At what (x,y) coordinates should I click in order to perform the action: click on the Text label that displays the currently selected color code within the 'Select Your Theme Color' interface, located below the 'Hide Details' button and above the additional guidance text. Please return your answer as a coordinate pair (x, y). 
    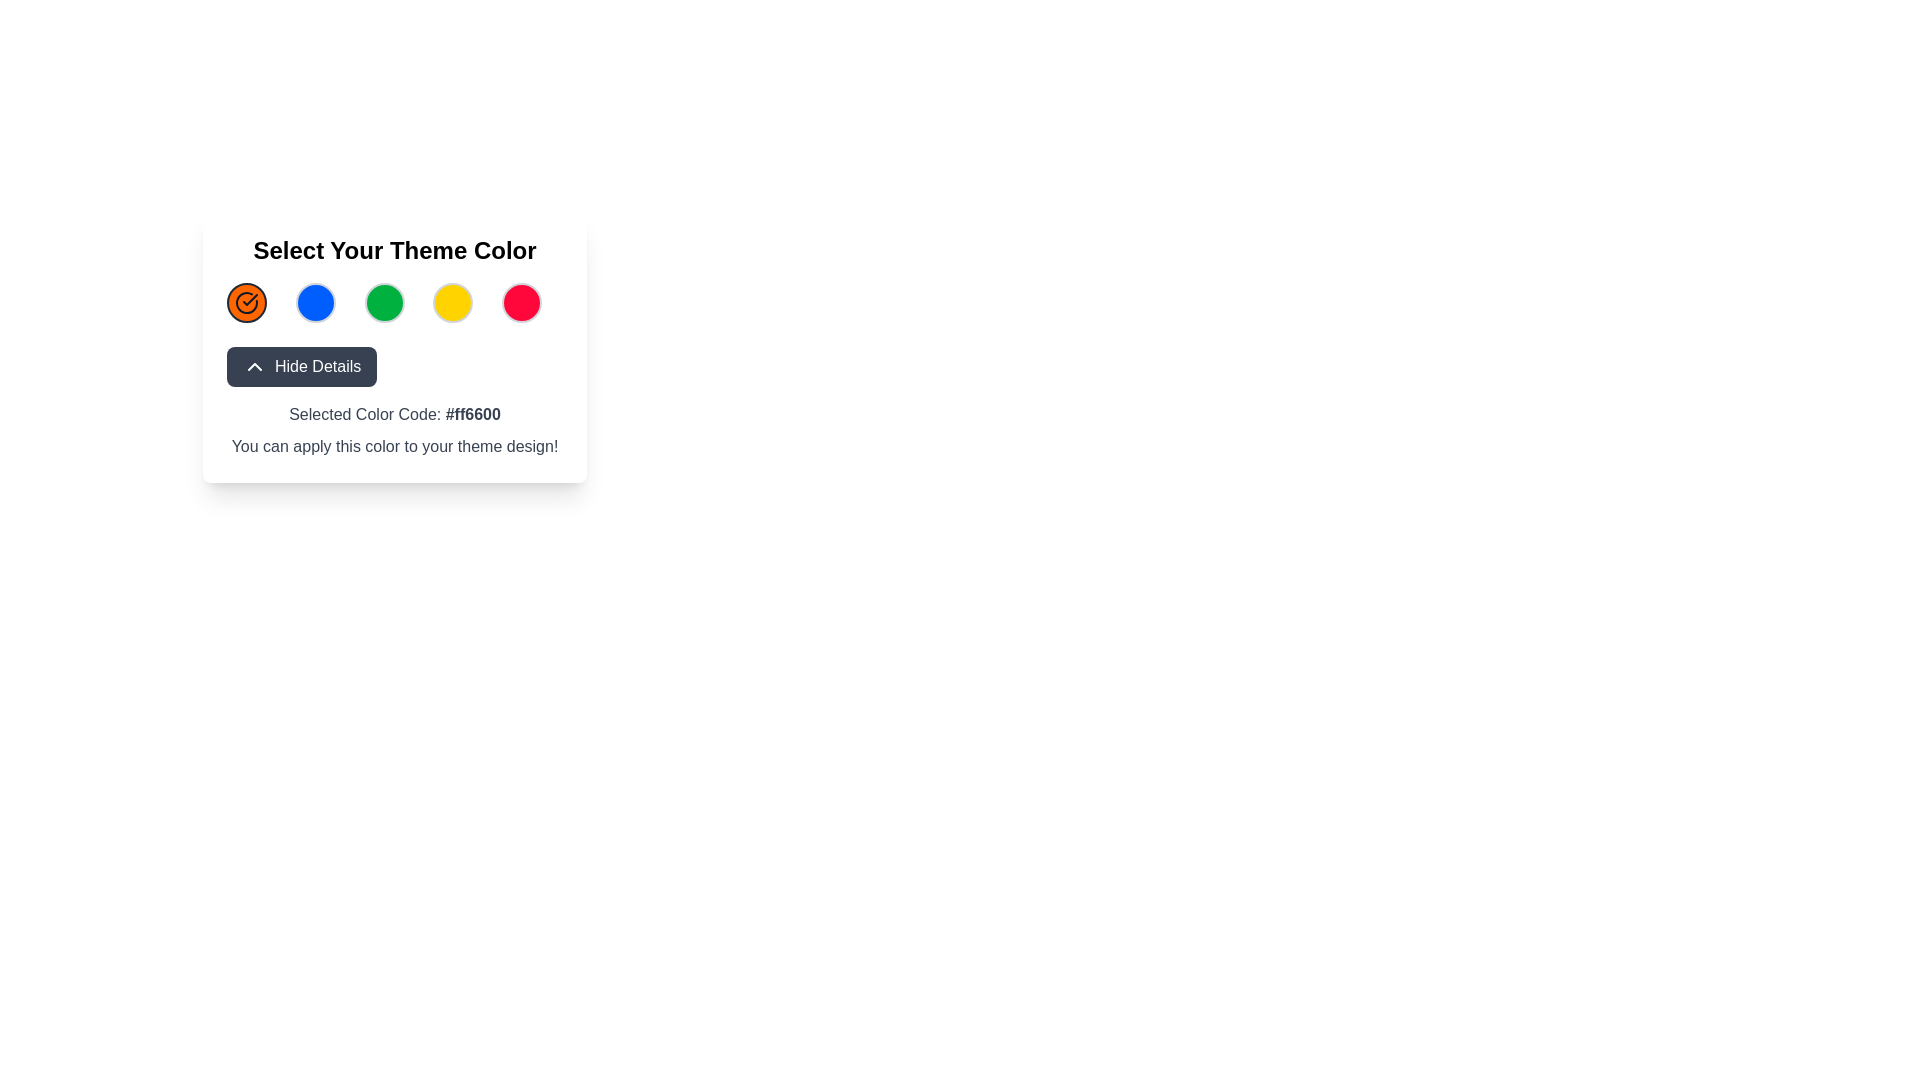
    Looking at the image, I should click on (394, 414).